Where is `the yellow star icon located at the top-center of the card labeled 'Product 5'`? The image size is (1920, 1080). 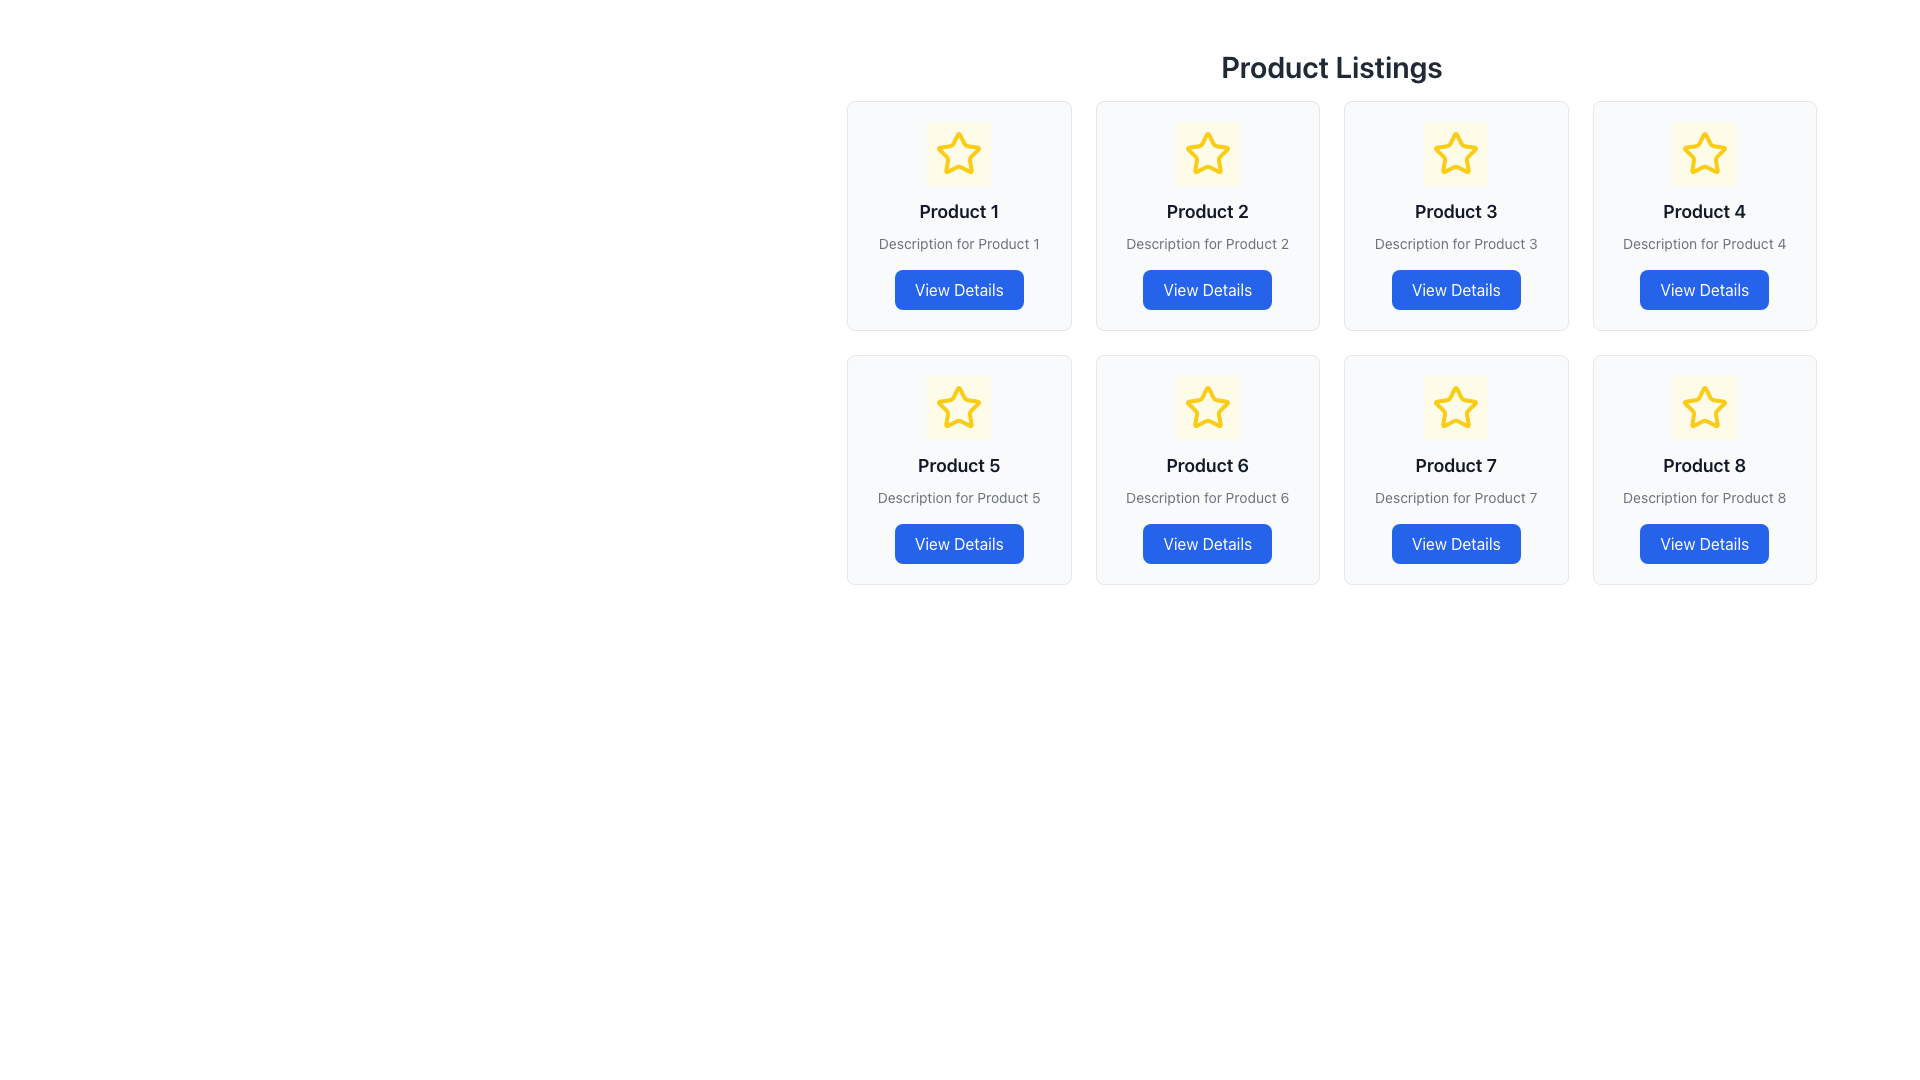 the yellow star icon located at the top-center of the card labeled 'Product 5' is located at coordinates (958, 407).